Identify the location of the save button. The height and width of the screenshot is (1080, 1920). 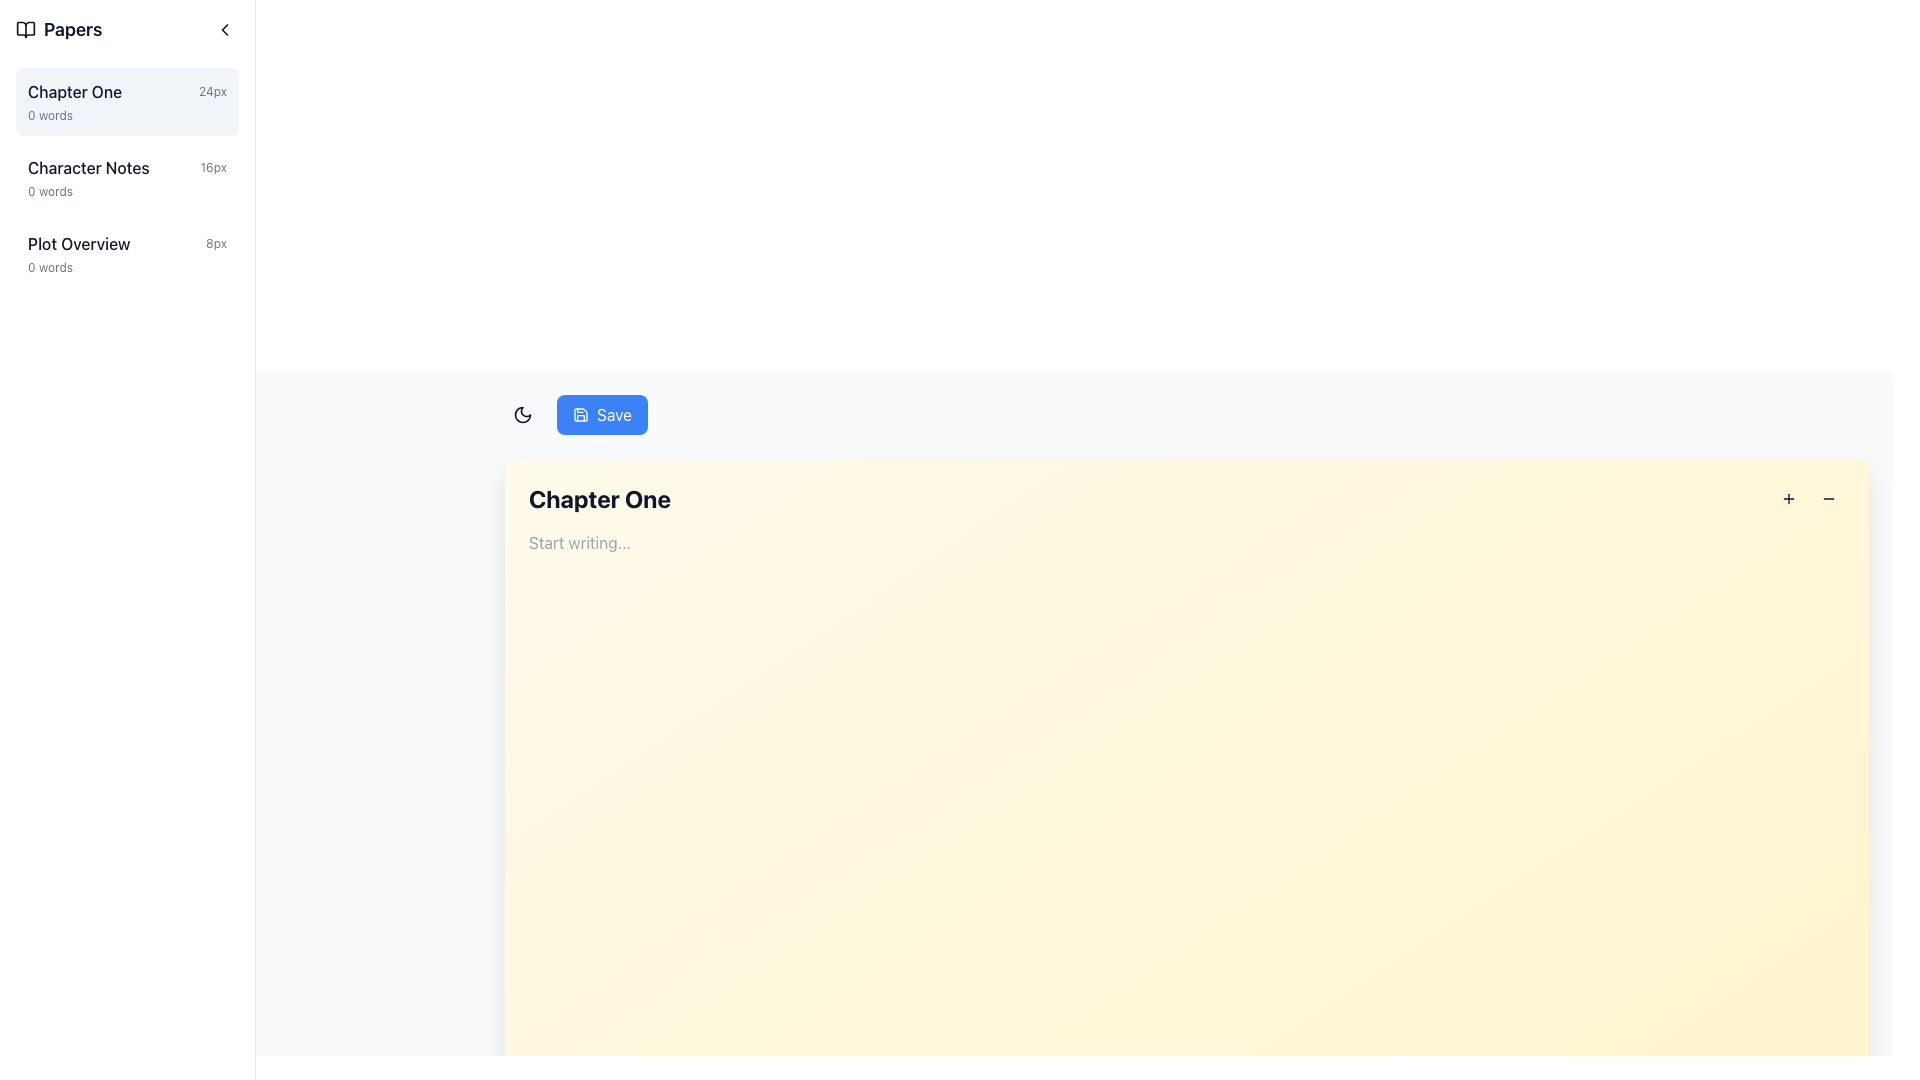
(575, 414).